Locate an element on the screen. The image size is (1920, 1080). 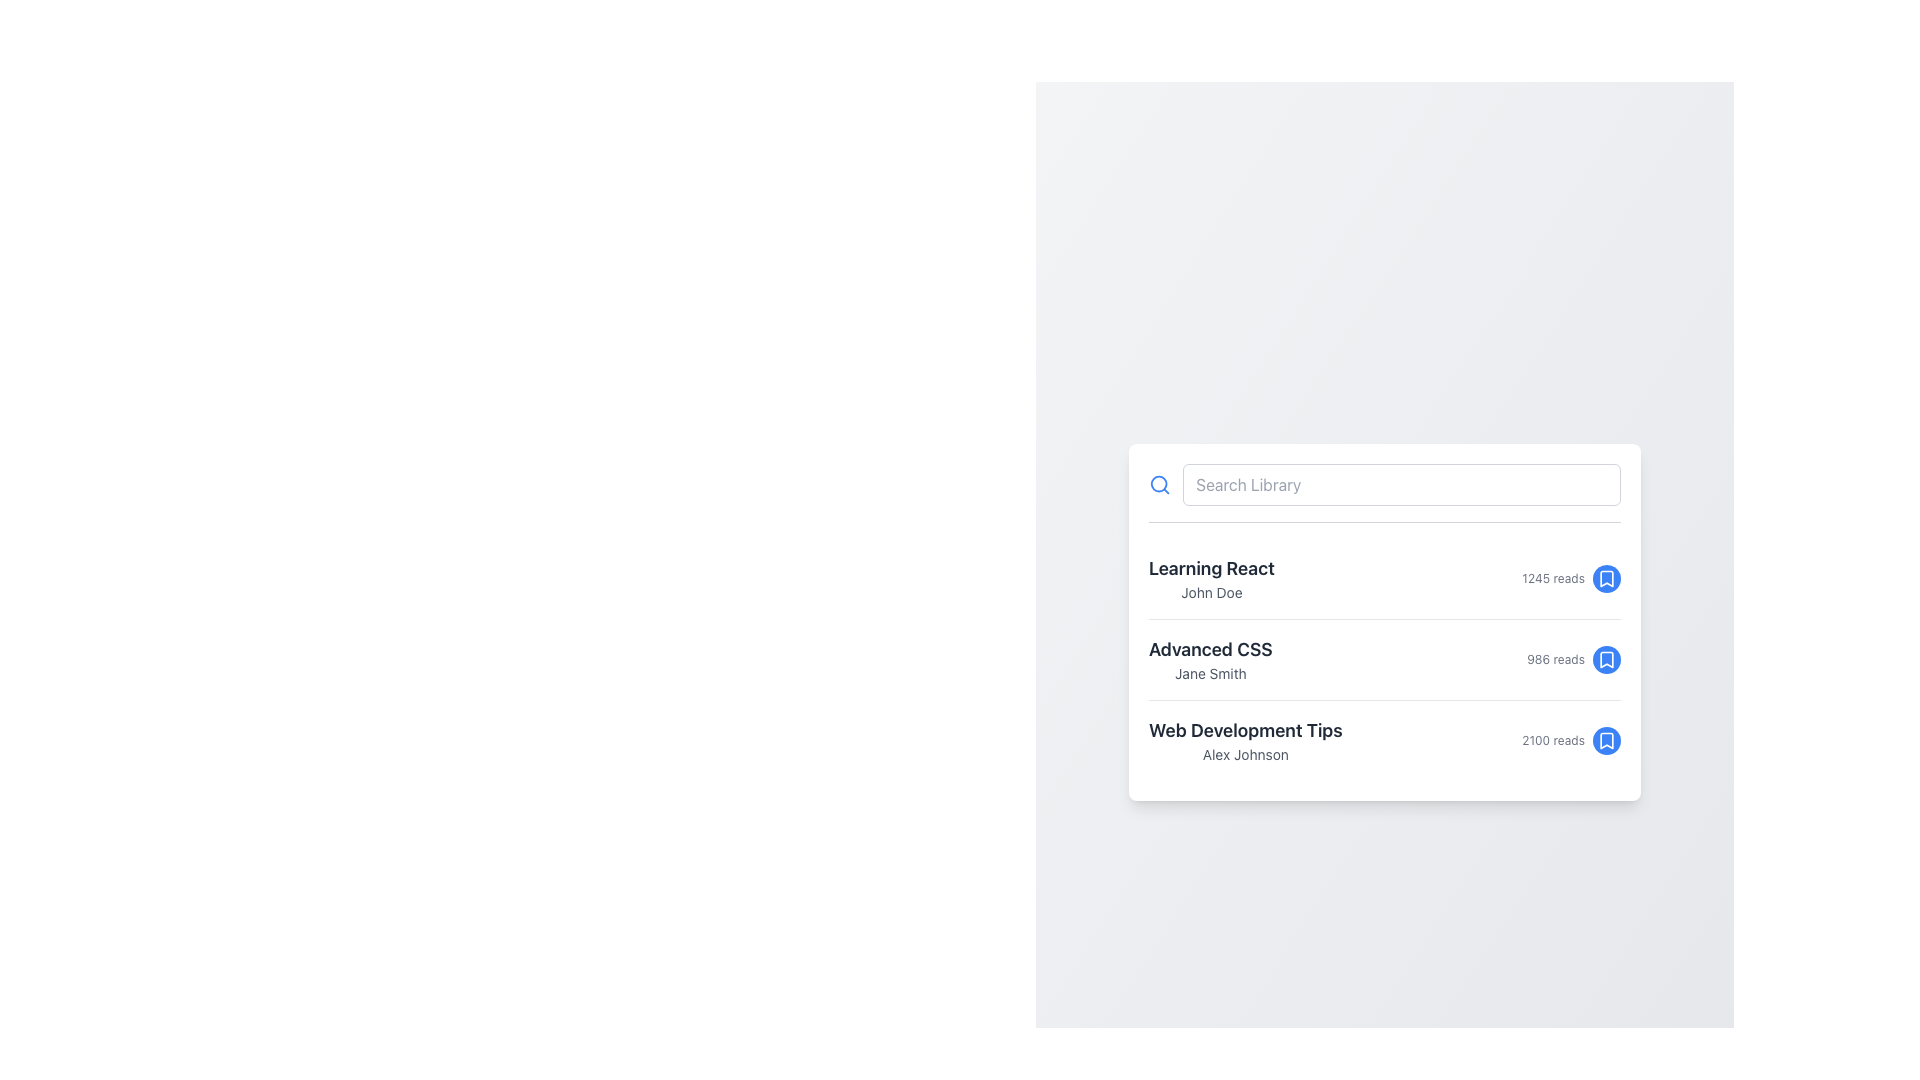
the bookmark icon located in the third column next to the 'Advanced CSS' entry by Jane Smith to bookmark the content for later reference is located at coordinates (1607, 578).